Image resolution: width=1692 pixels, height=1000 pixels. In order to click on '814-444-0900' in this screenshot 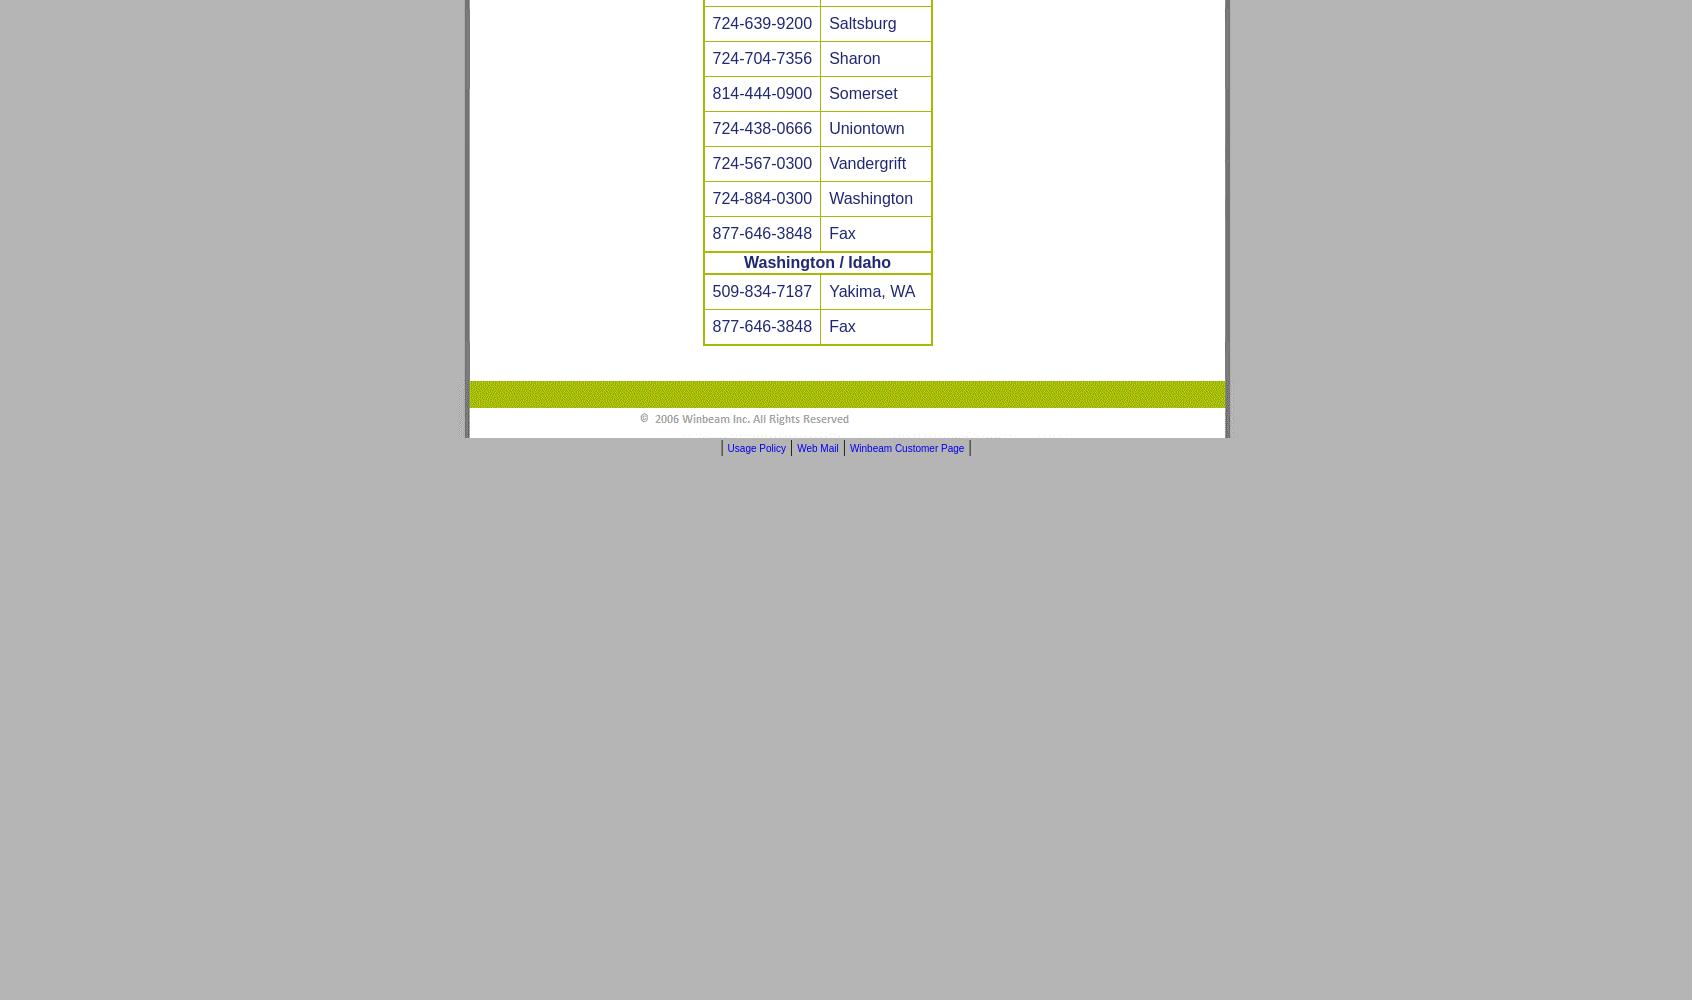, I will do `click(710, 92)`.